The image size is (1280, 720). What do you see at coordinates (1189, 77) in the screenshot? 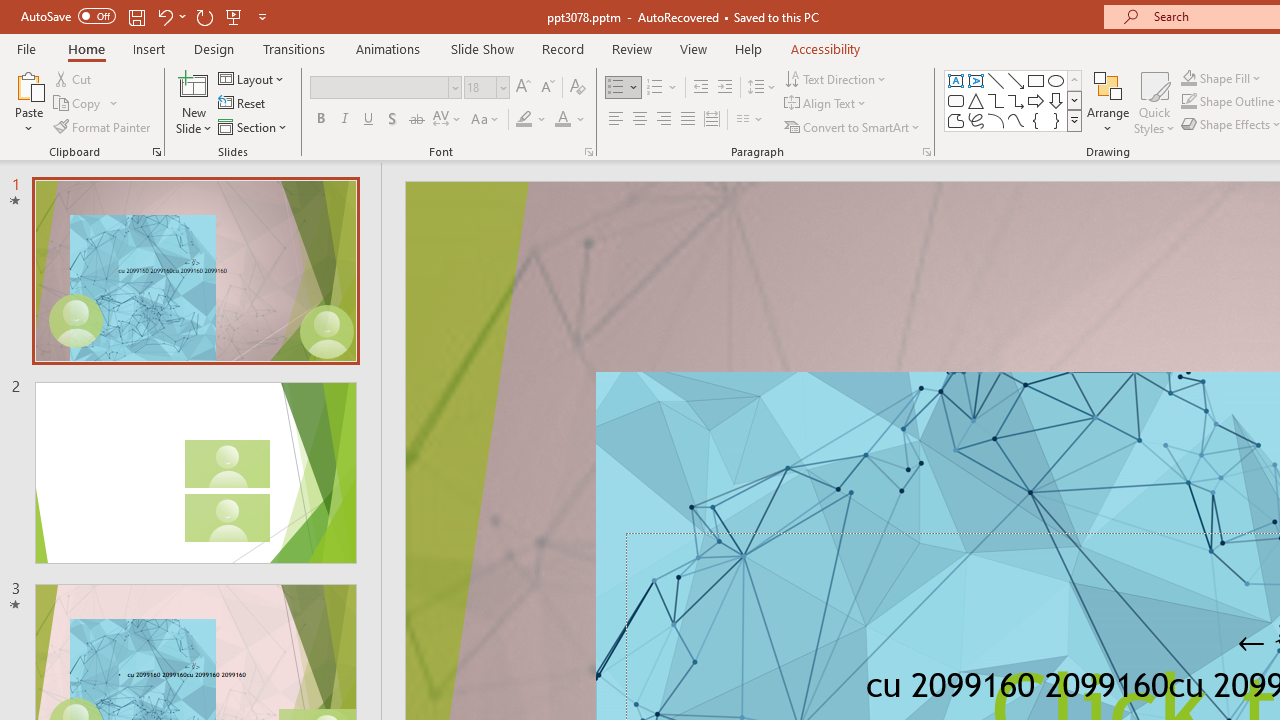
I see `'Shape Fill Dark Green, Accent 2'` at bounding box center [1189, 77].